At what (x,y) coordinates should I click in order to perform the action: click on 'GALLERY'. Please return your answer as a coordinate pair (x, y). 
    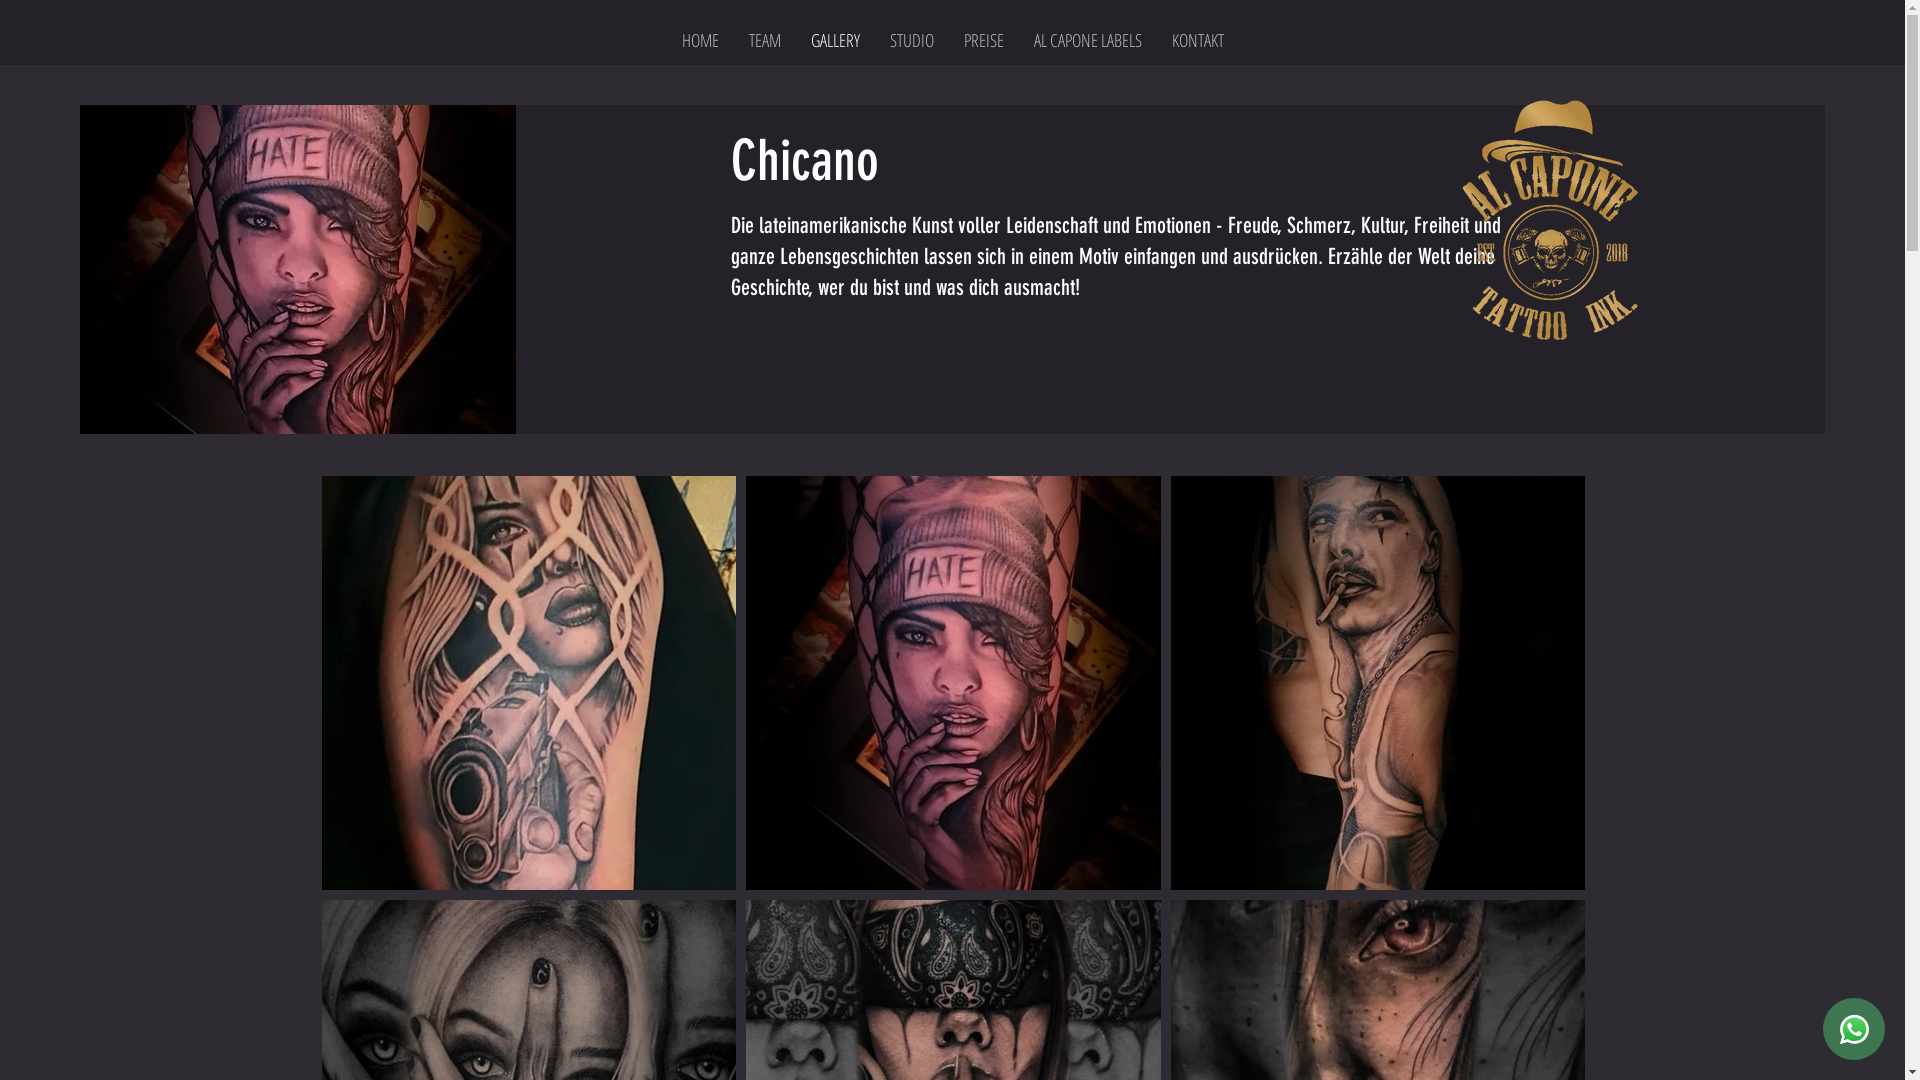
    Looking at the image, I should click on (795, 39).